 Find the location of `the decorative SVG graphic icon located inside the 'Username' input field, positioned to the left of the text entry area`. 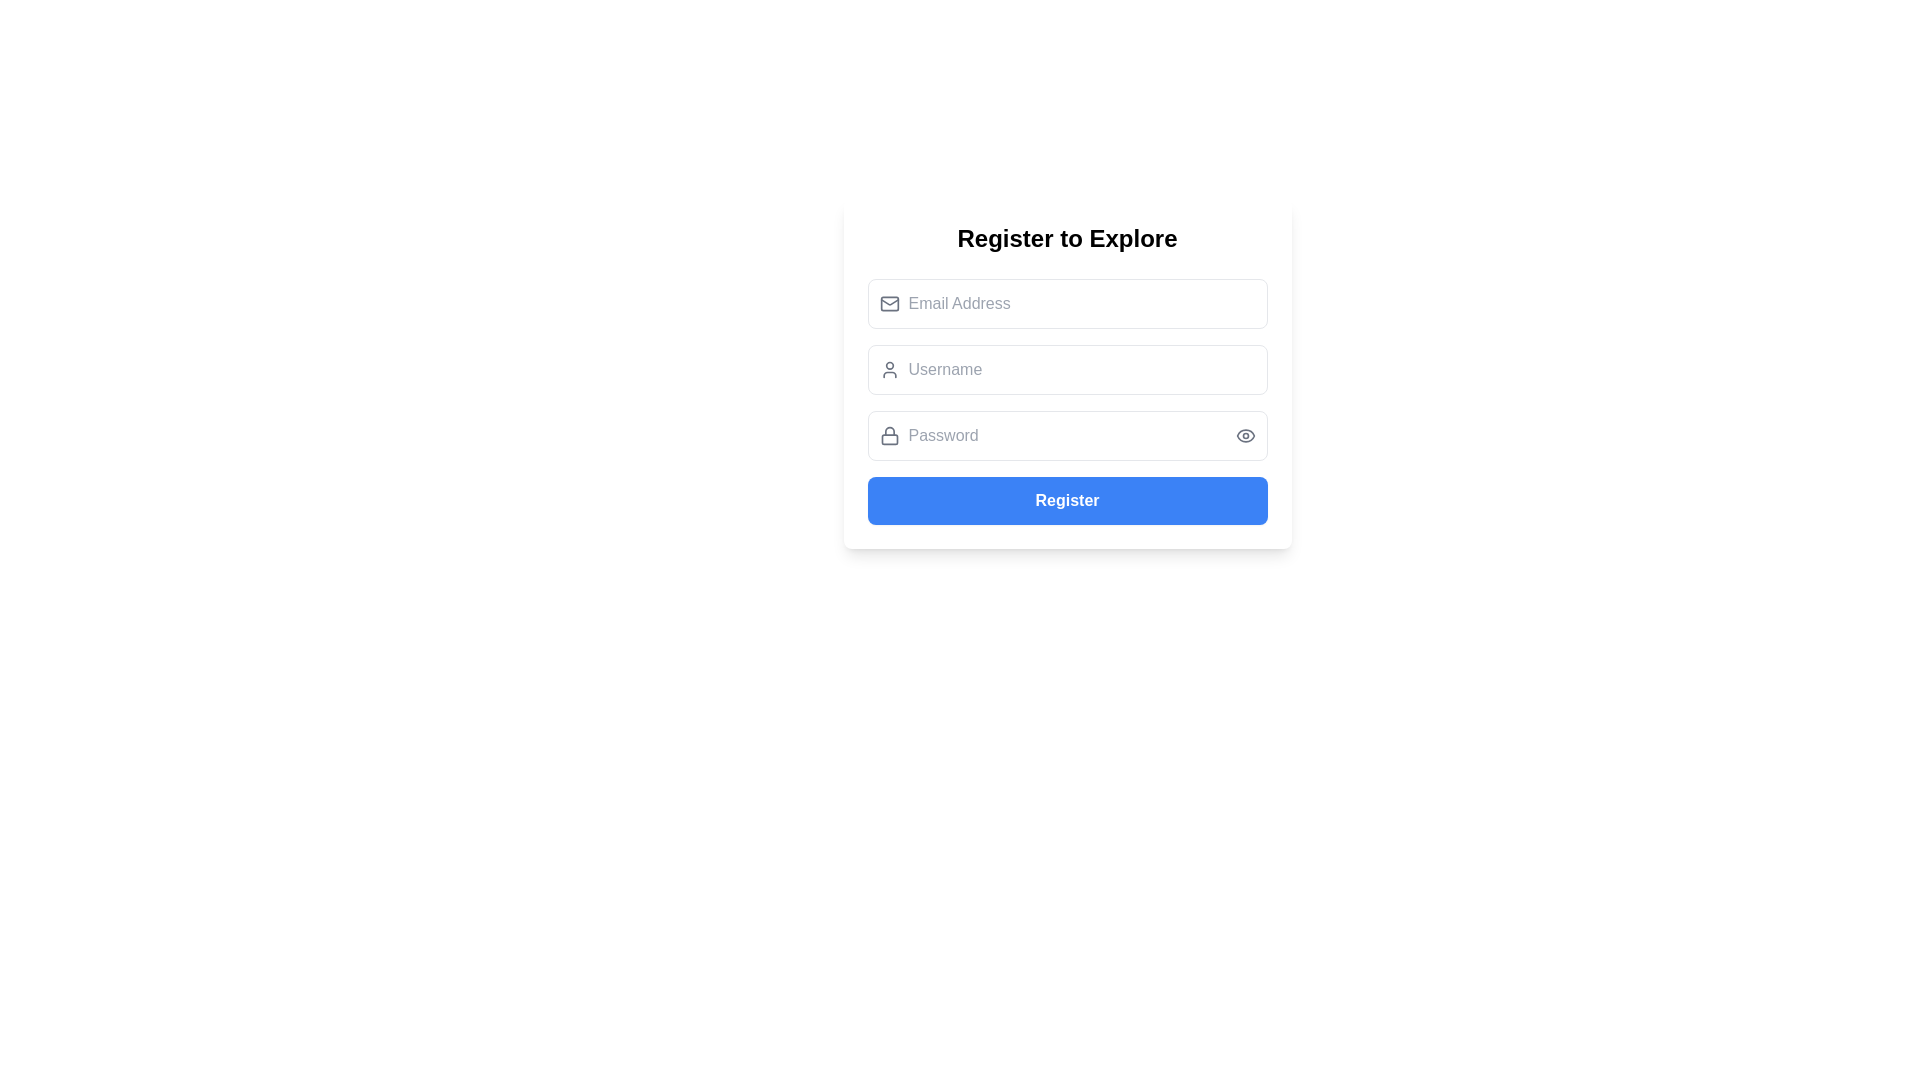

the decorative SVG graphic icon located inside the 'Username' input field, positioned to the left of the text entry area is located at coordinates (888, 370).